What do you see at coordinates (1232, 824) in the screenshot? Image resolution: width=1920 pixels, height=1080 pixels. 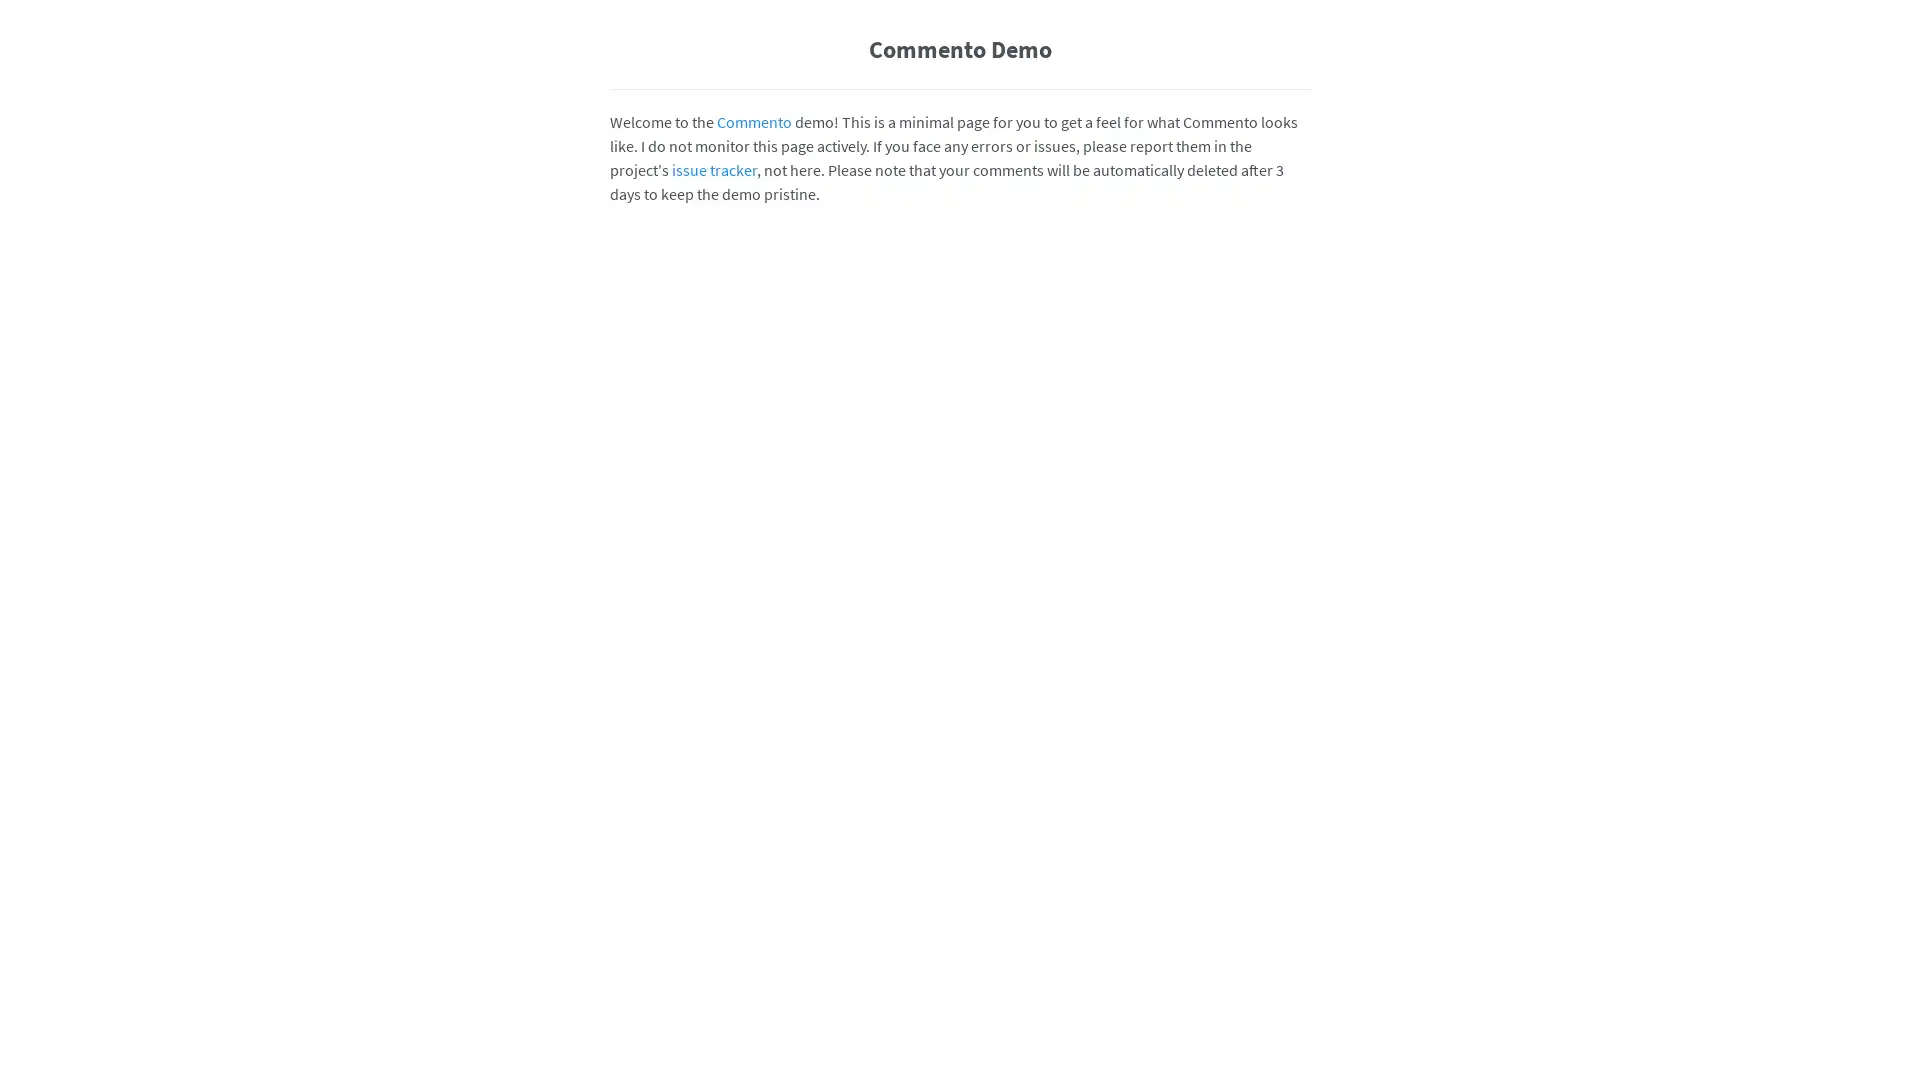 I see `Upvote` at bounding box center [1232, 824].